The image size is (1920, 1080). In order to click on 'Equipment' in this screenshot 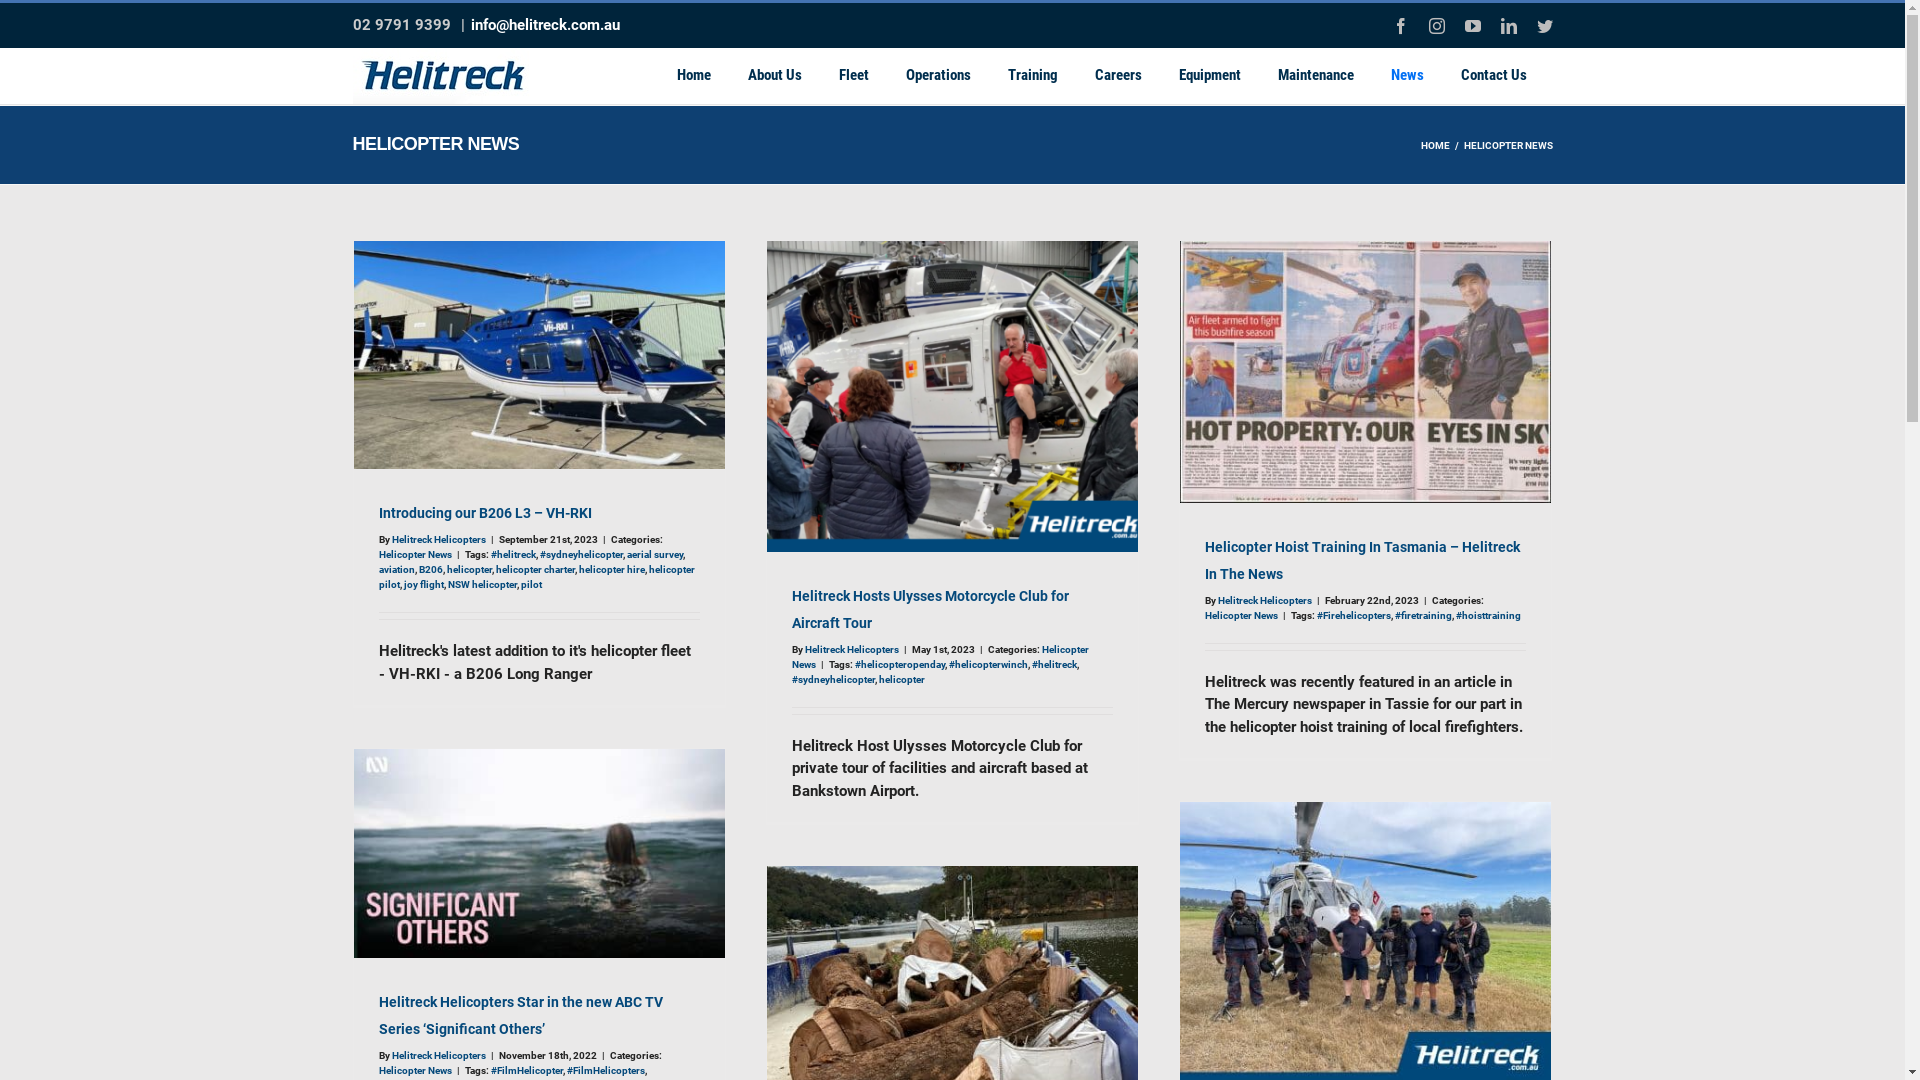, I will do `click(1208, 74)`.